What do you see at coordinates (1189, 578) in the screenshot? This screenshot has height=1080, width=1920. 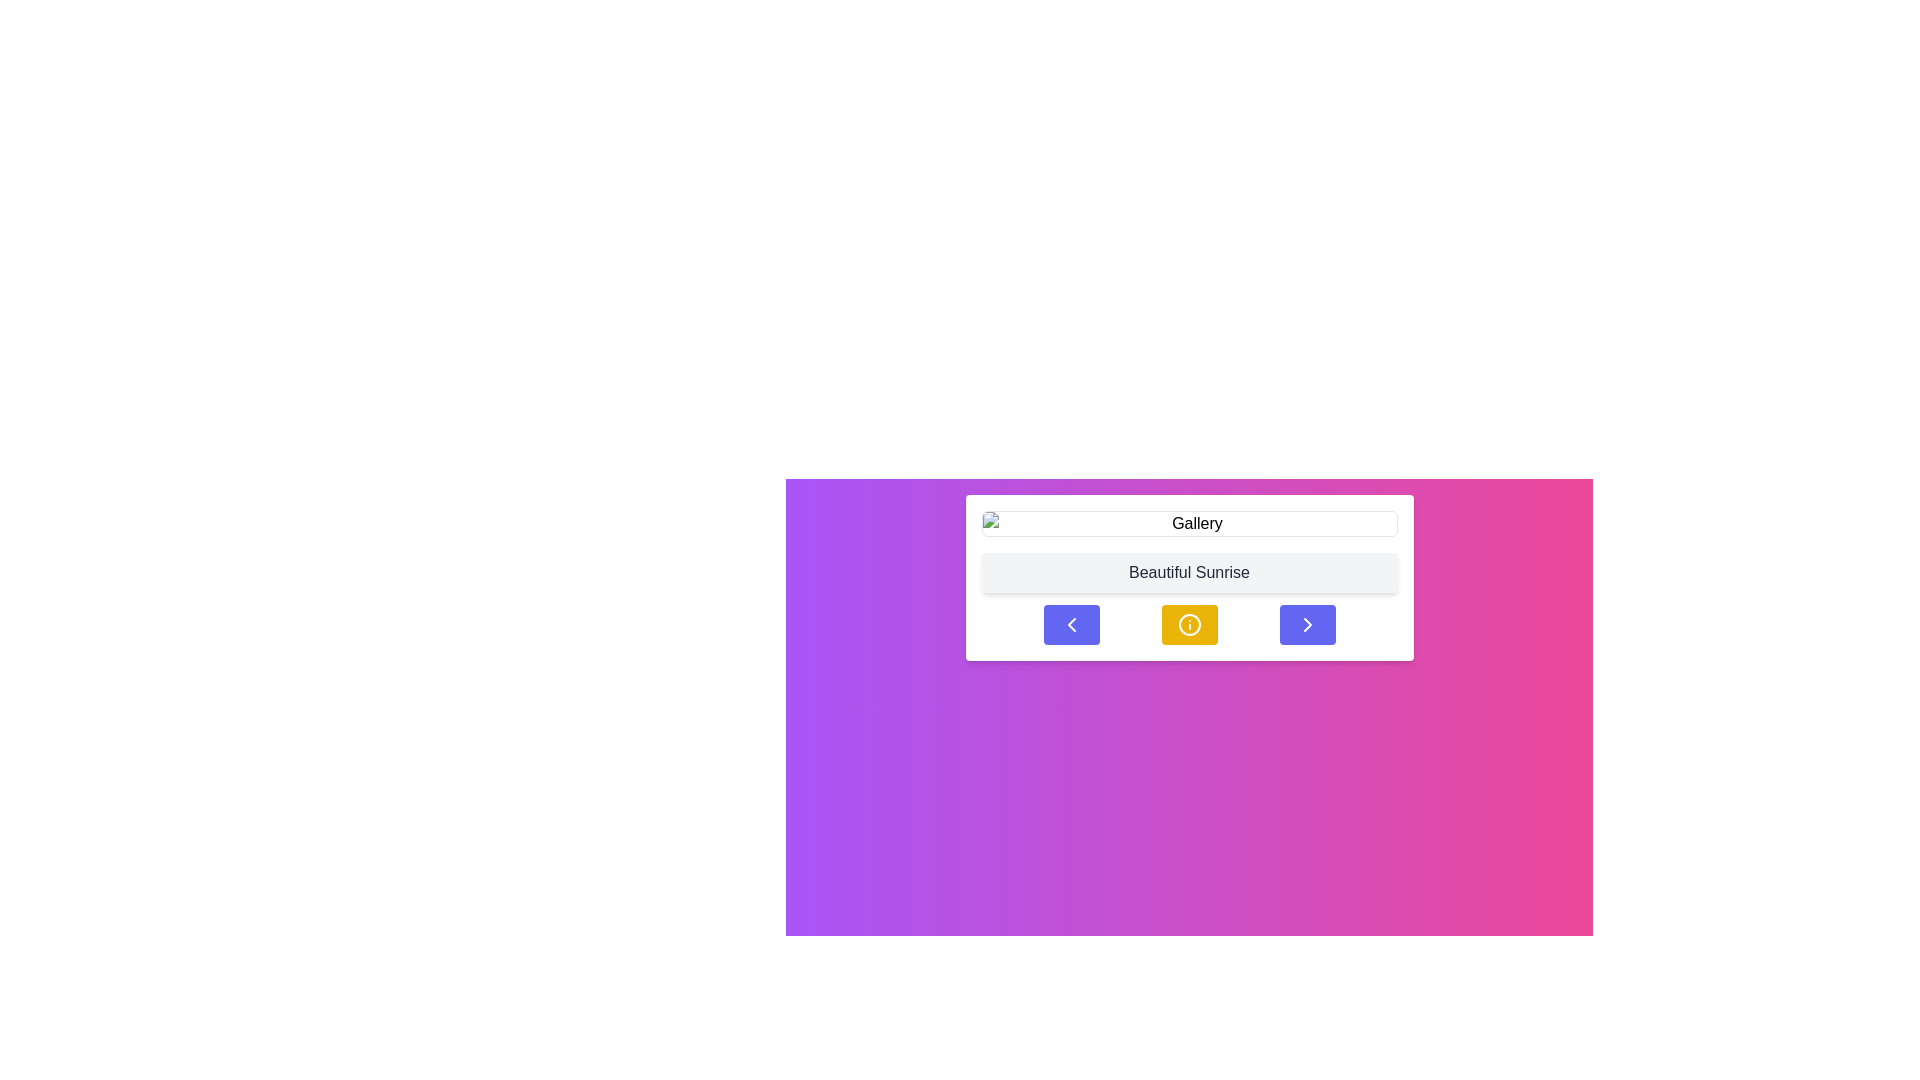 I see `the static text display that presents the title or description of the displayed gallery content, located below the 'Gallery' image placeholder and above three buttons` at bounding box center [1189, 578].